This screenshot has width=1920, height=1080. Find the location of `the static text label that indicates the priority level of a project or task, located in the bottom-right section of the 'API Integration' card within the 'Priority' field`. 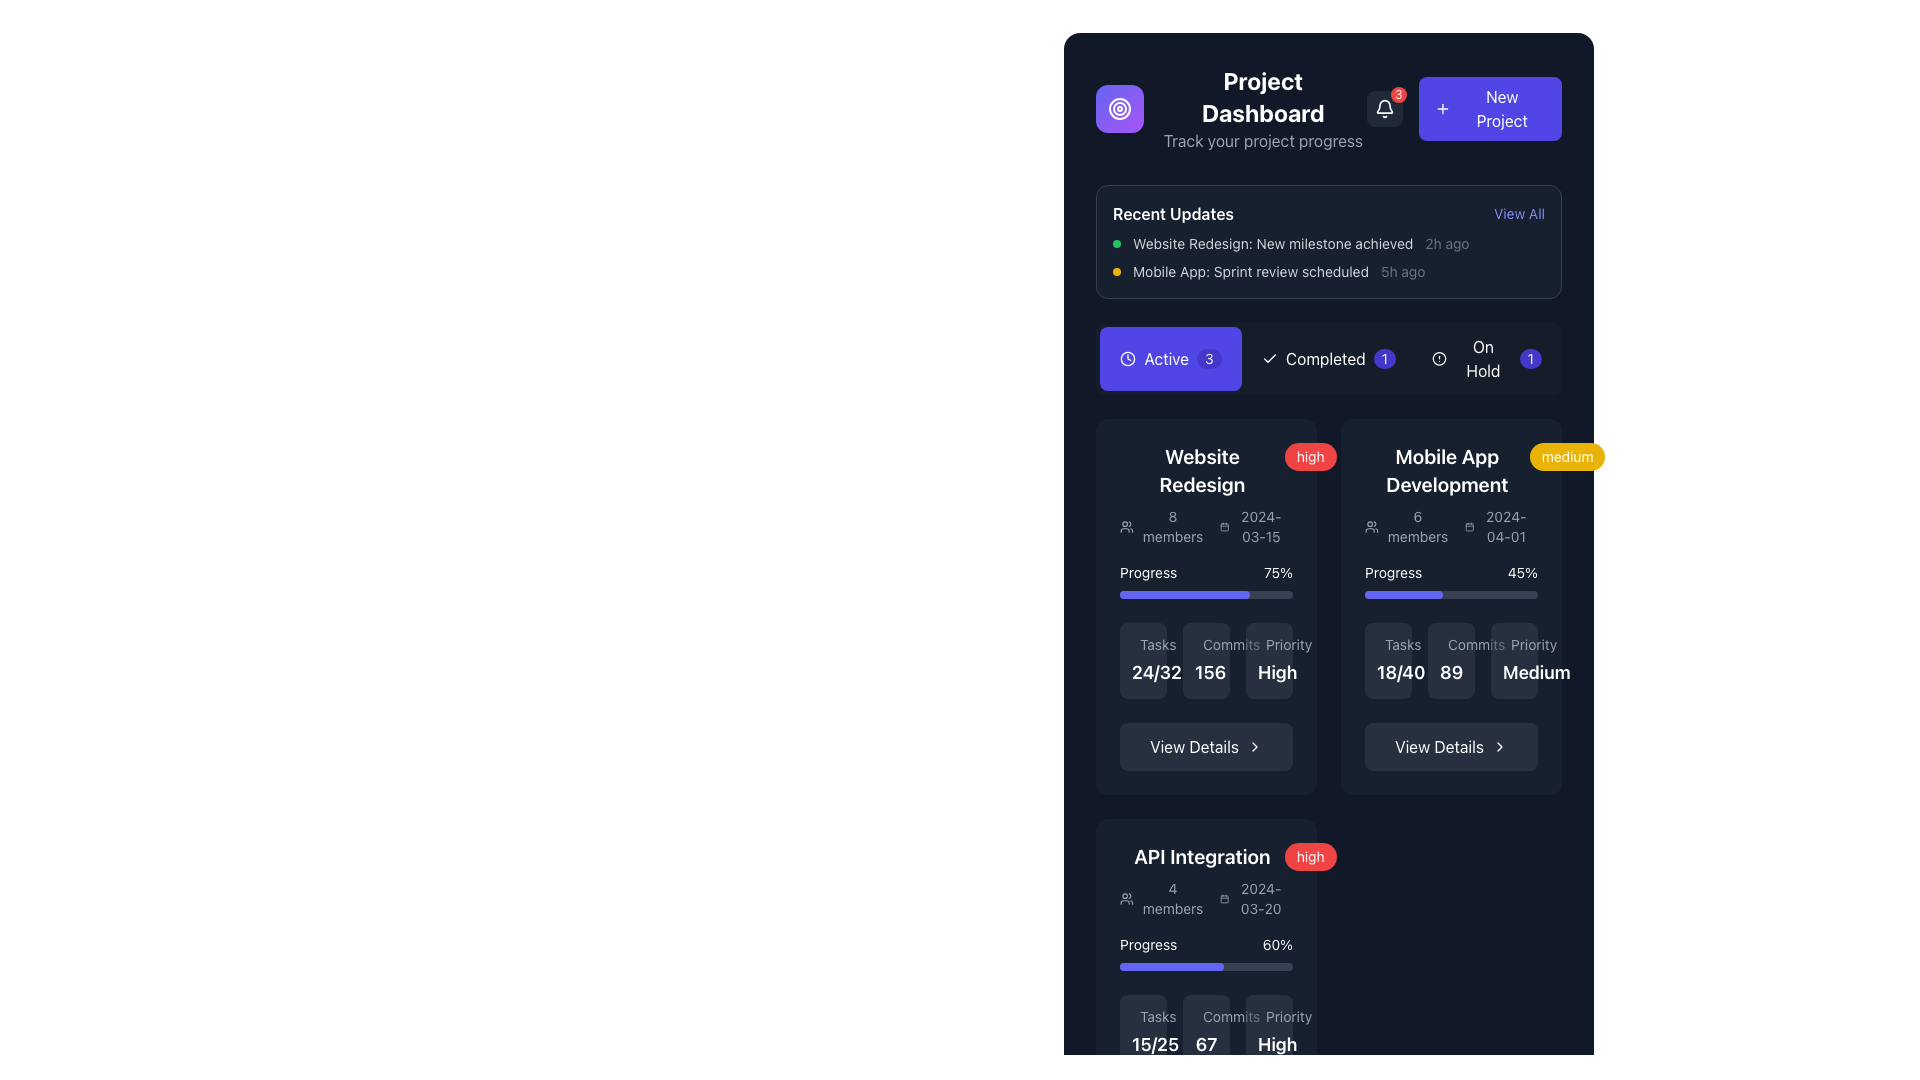

the static text label that indicates the priority level of a project or task, located in the bottom-right section of the 'API Integration' card within the 'Priority' field is located at coordinates (1268, 1033).